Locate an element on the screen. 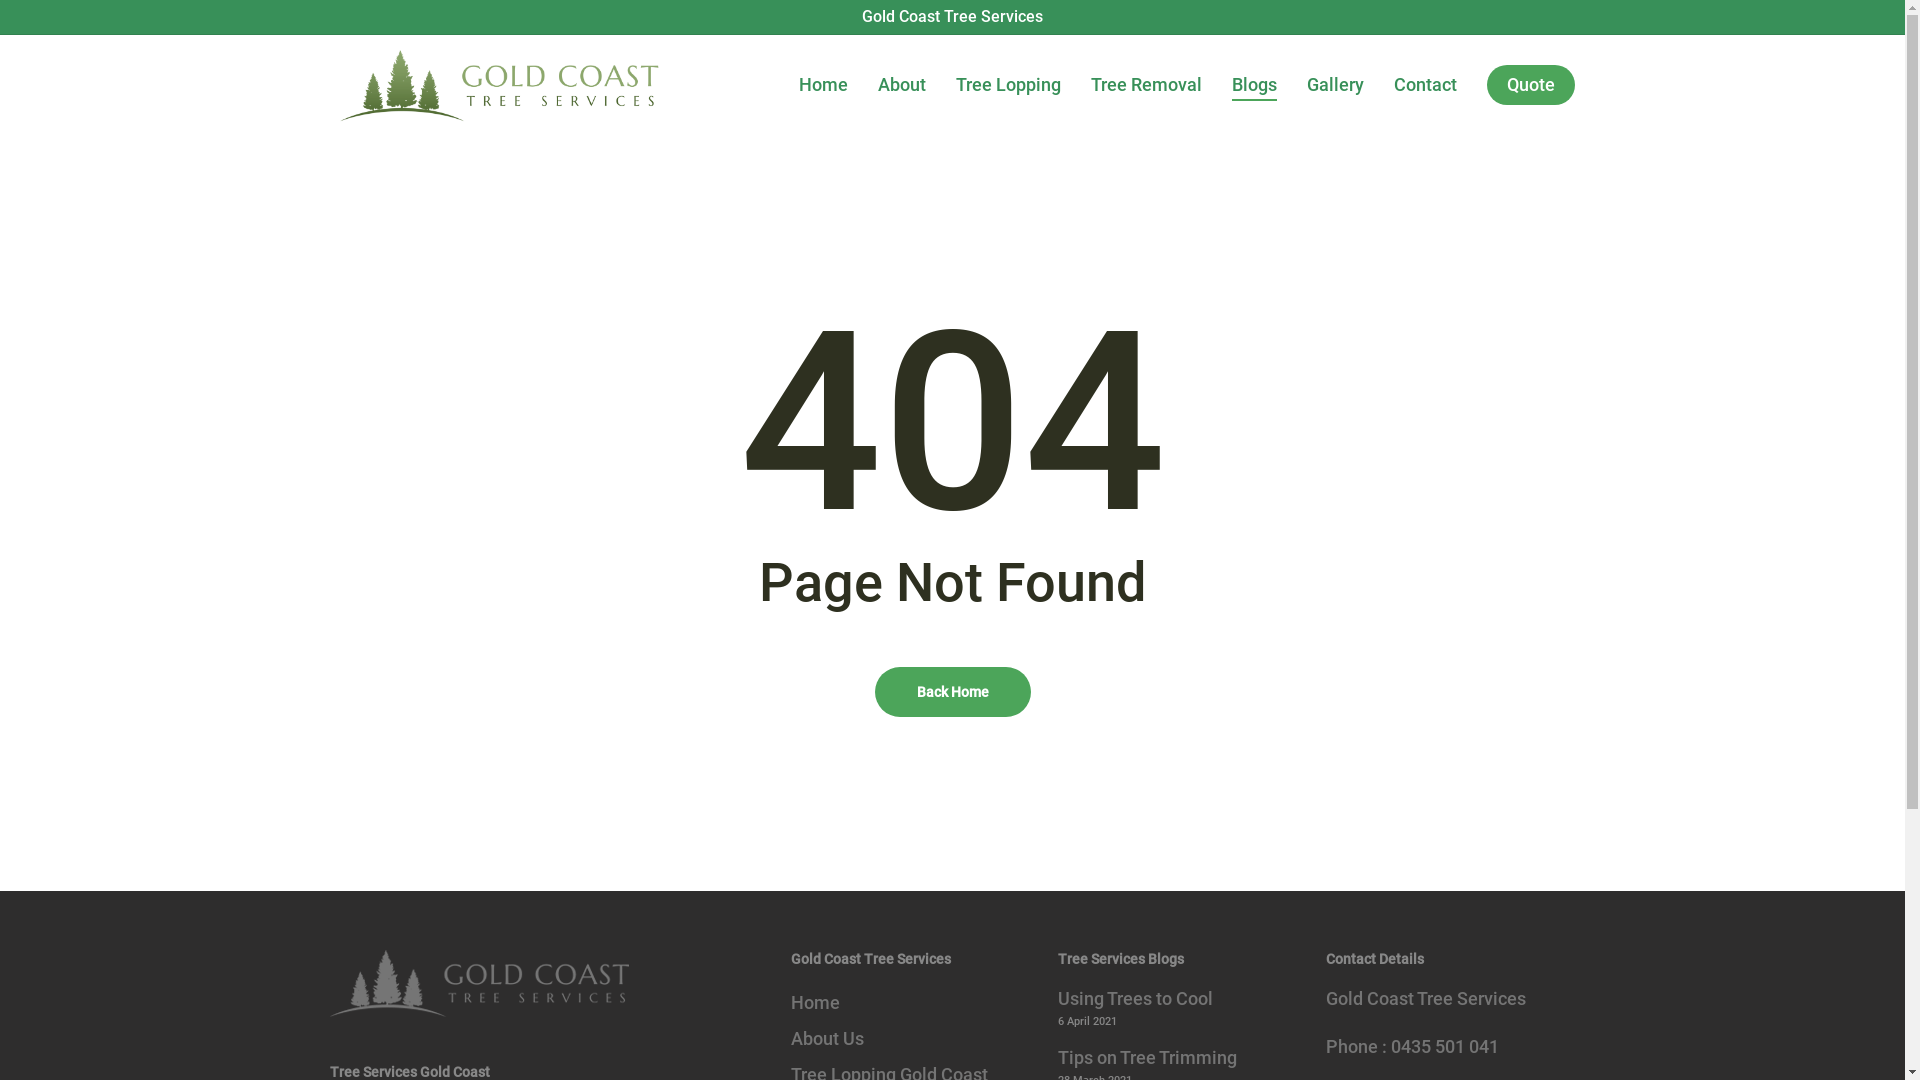 The width and height of the screenshot is (1920, 1080). 'Using Trees to Cool' is located at coordinates (1056, 999).